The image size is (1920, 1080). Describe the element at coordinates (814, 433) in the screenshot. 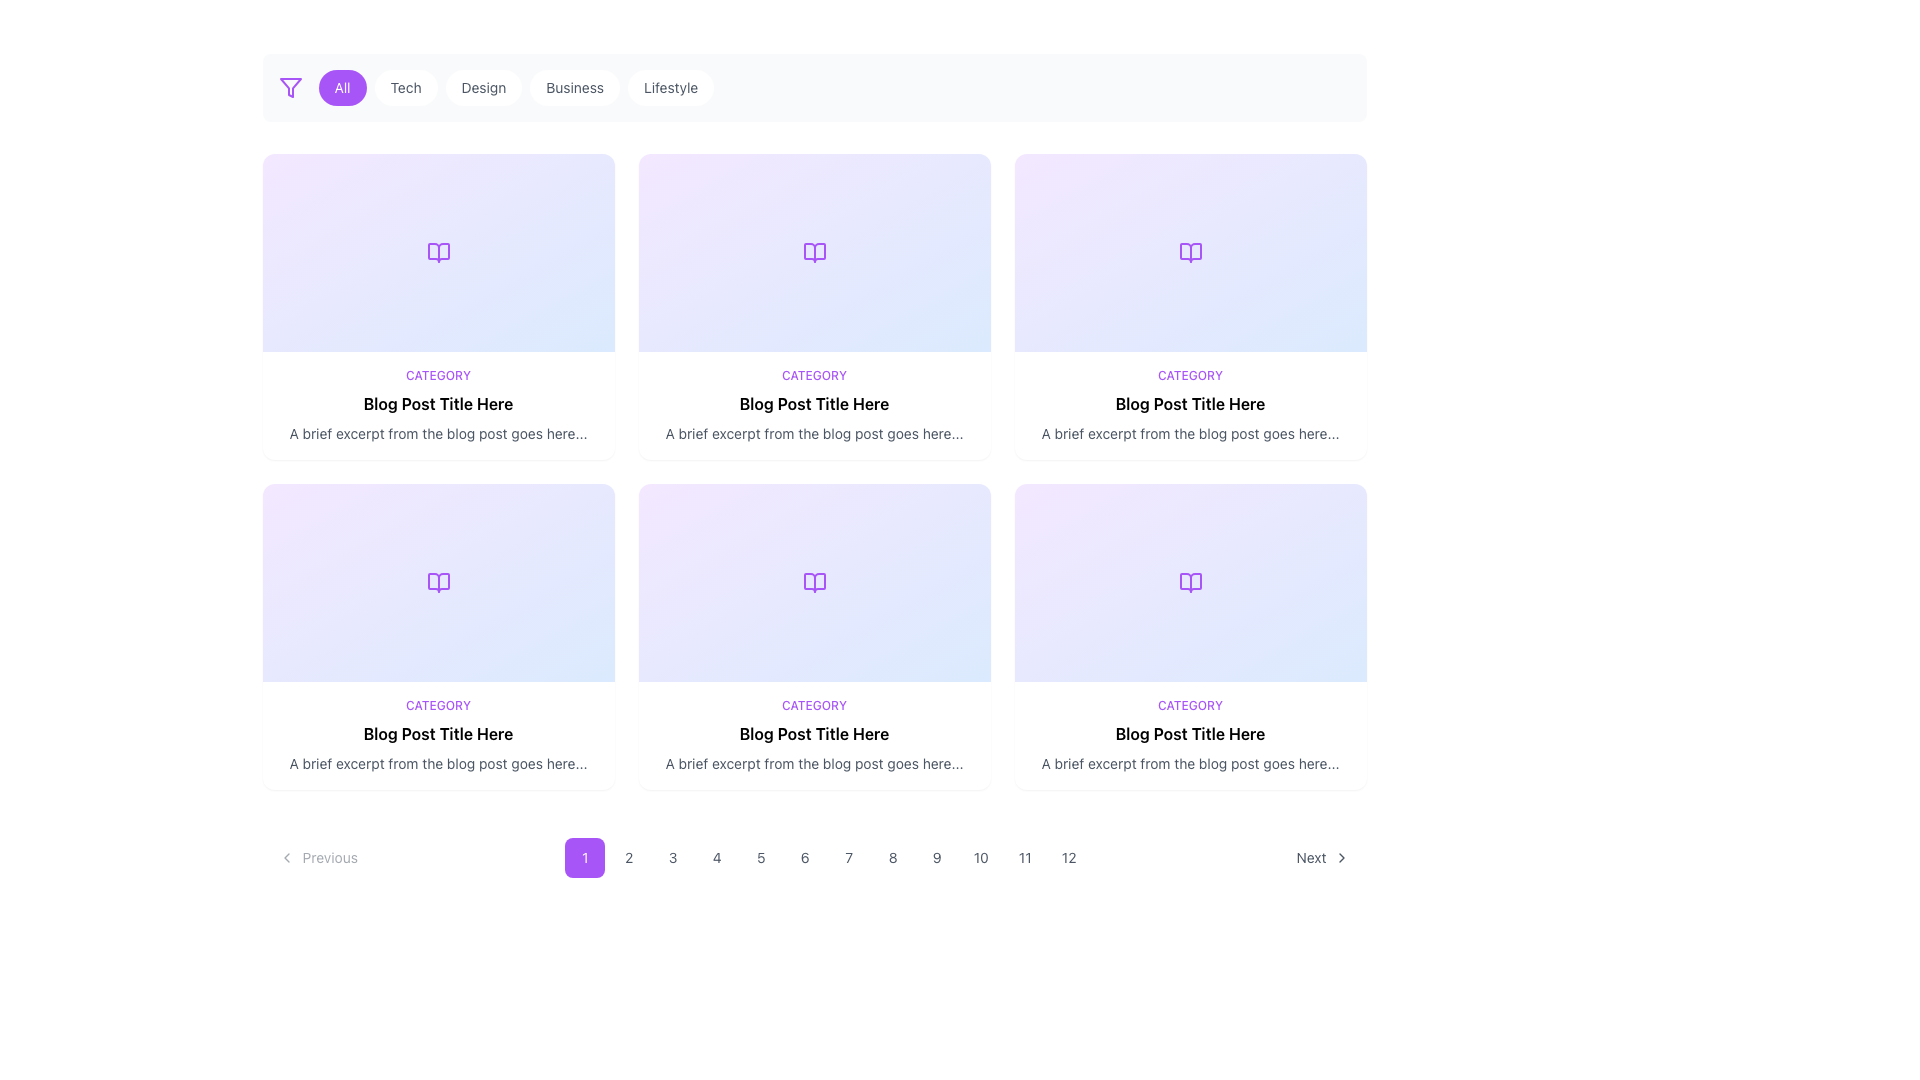

I see `static text element displaying the message 'A brief excerpt from the blog post goes here...' located below the title 'Blog Post Title Here' and 'CATEGORY' in the grid layout` at that location.